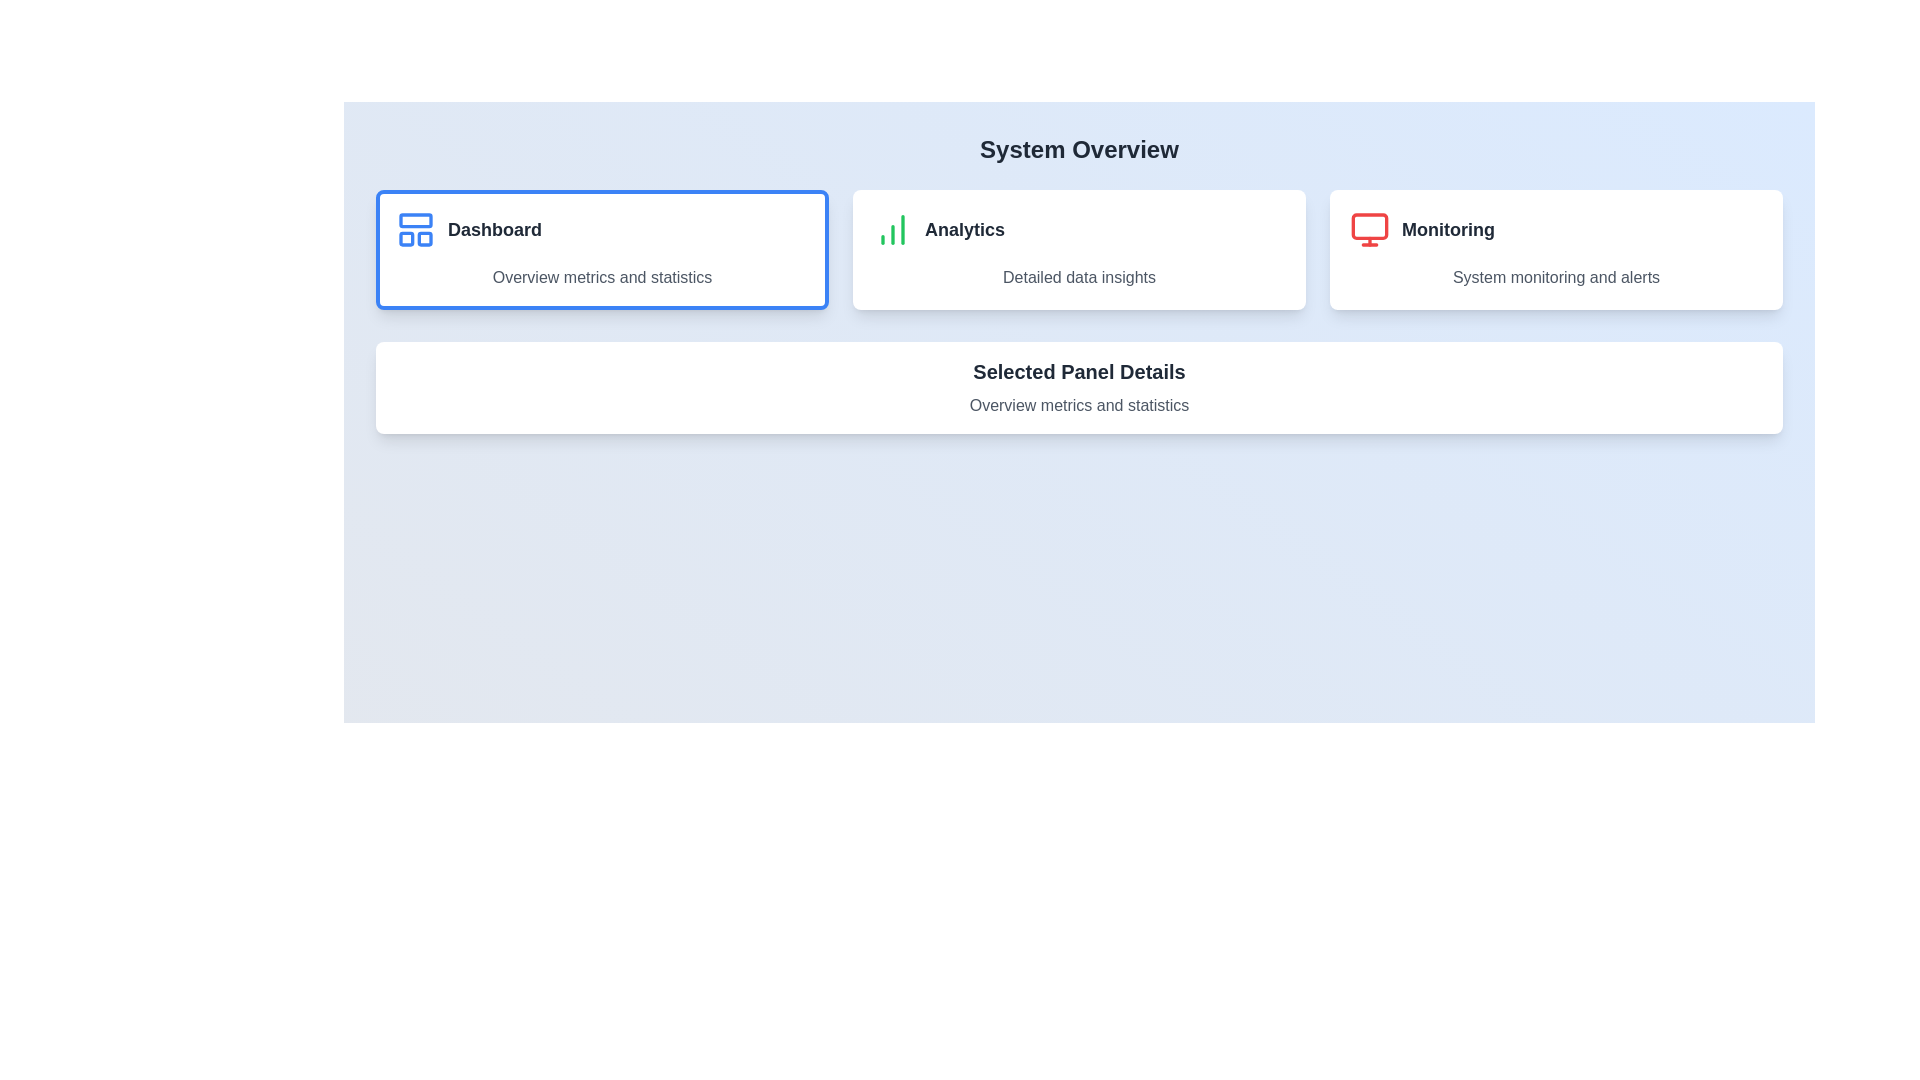  What do you see at coordinates (891, 229) in the screenshot?
I see `the vertically aligned green bar chart icon located within the 'Analytics' section of the UI` at bounding box center [891, 229].